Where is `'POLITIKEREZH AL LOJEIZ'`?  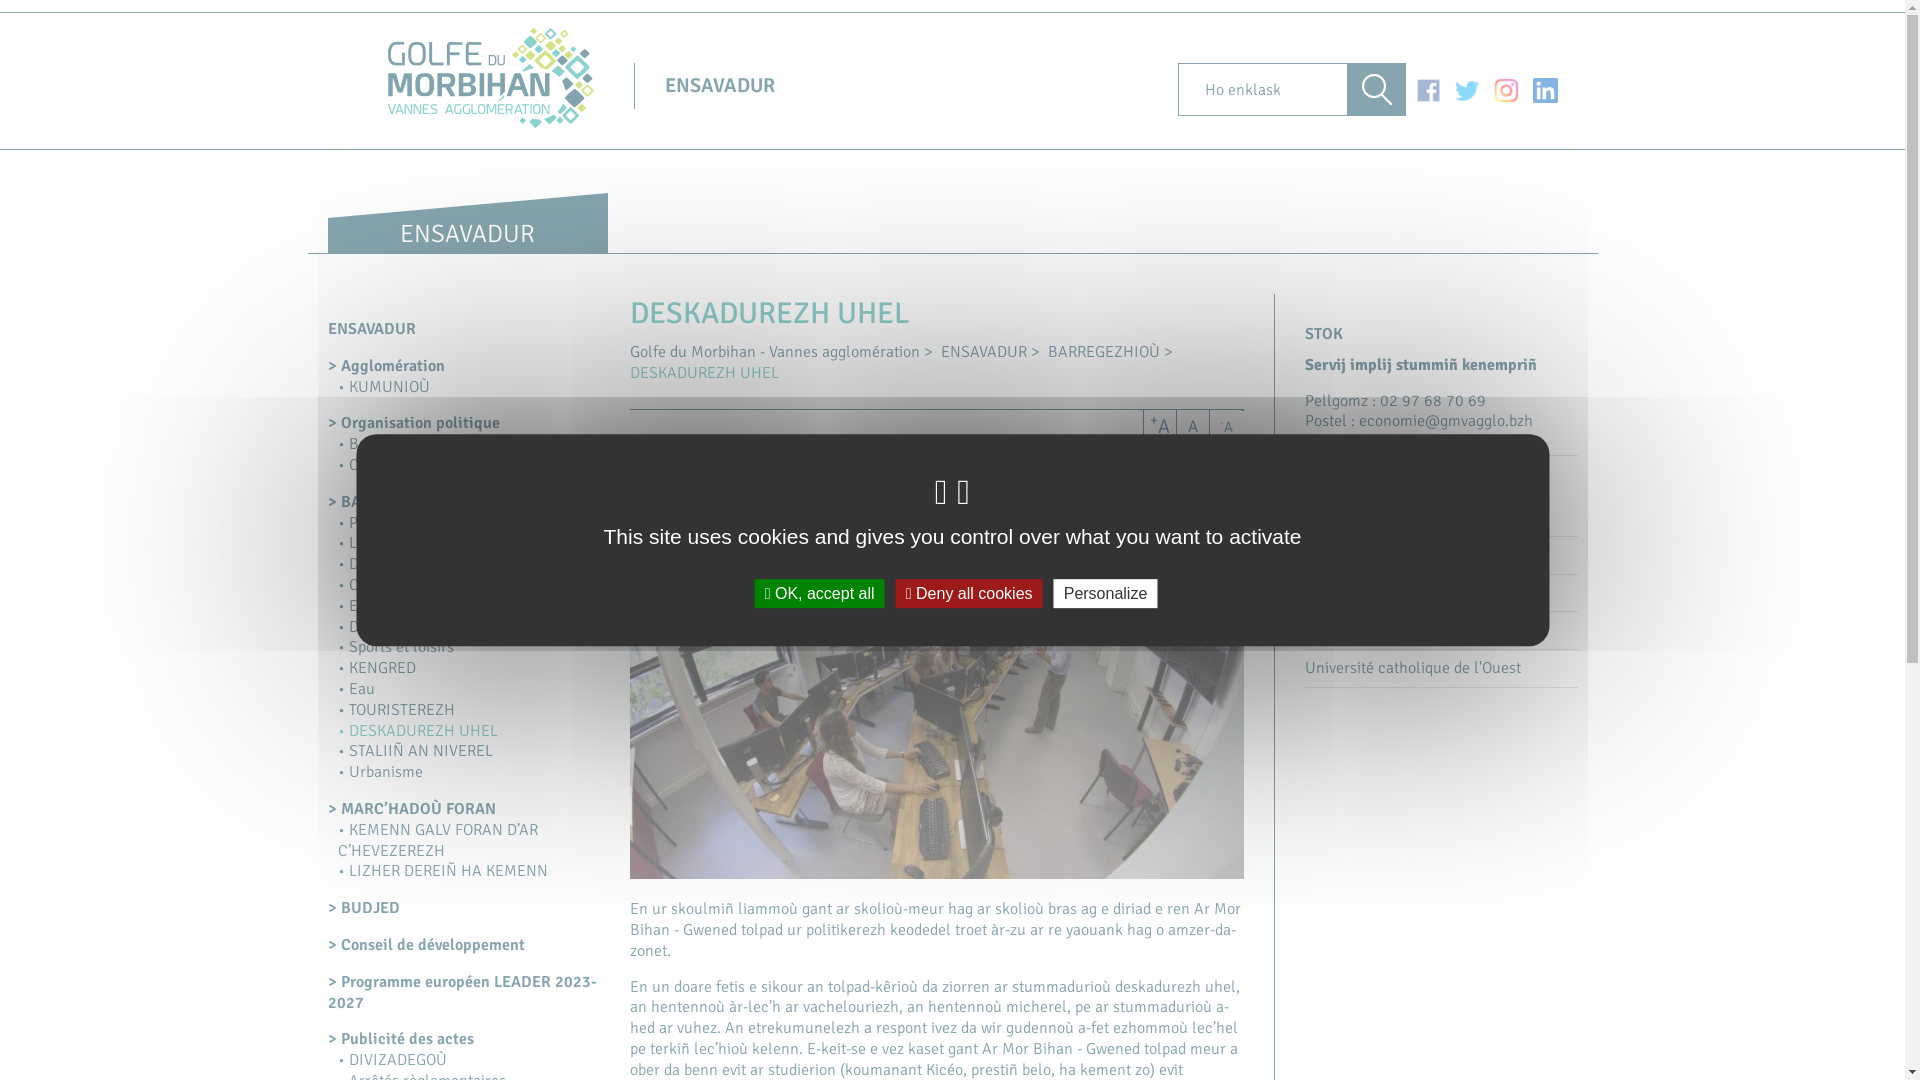
'POLITIKEREZH AL LOJEIZ' is located at coordinates (430, 522).